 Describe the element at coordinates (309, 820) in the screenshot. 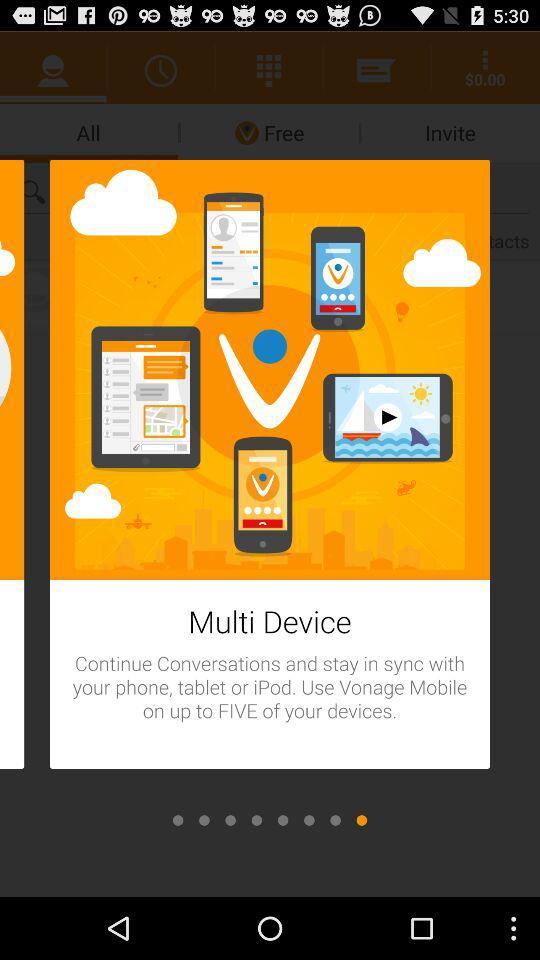

I see `switch to other instructions` at that location.